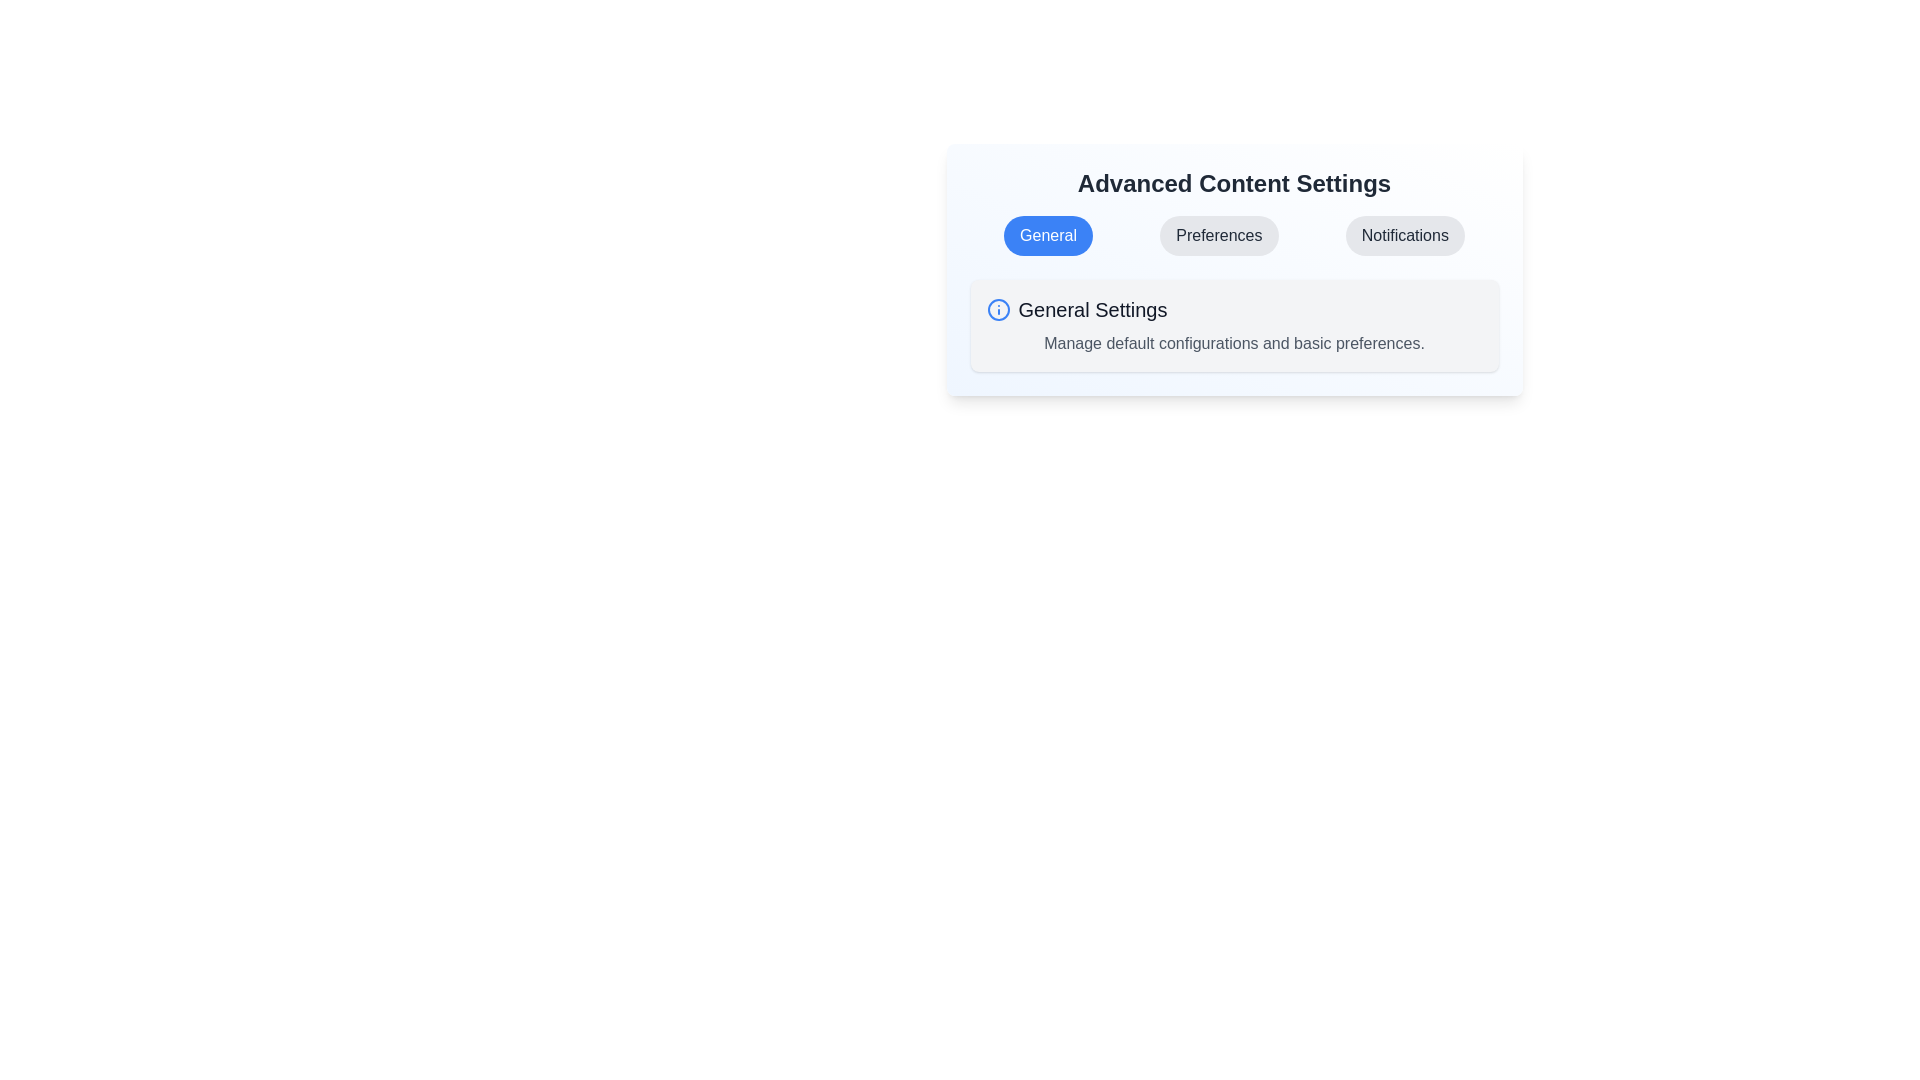  I want to click on the 'Preferences' tab button, which is the second button from the left in the group located below the 'Advanced Content Settings' heading, so click(1233, 234).